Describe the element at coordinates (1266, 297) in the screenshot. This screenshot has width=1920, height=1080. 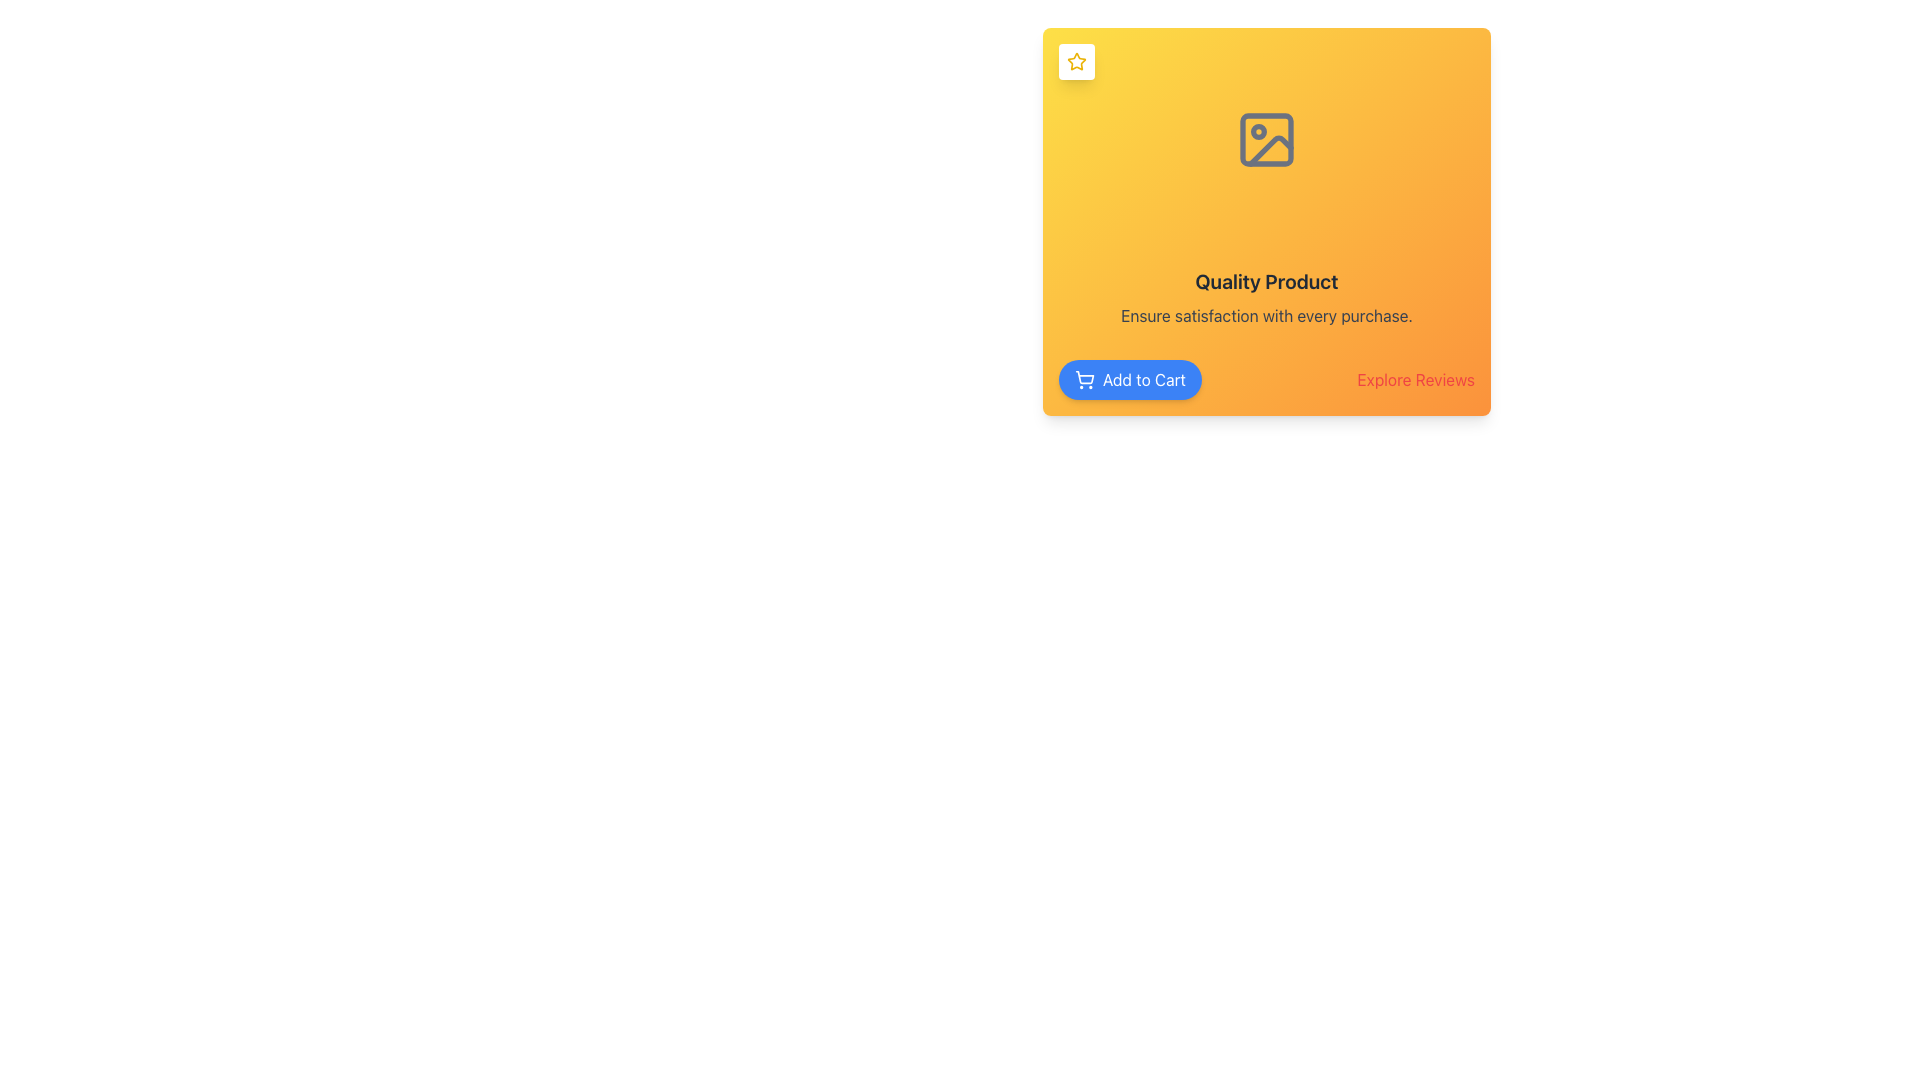
I see `the text block displaying 'Quality Product' with the subtitle 'Ensure satisfaction with every purchase.' which is centrally located on a vibrant yellow-orange gradient background` at that location.